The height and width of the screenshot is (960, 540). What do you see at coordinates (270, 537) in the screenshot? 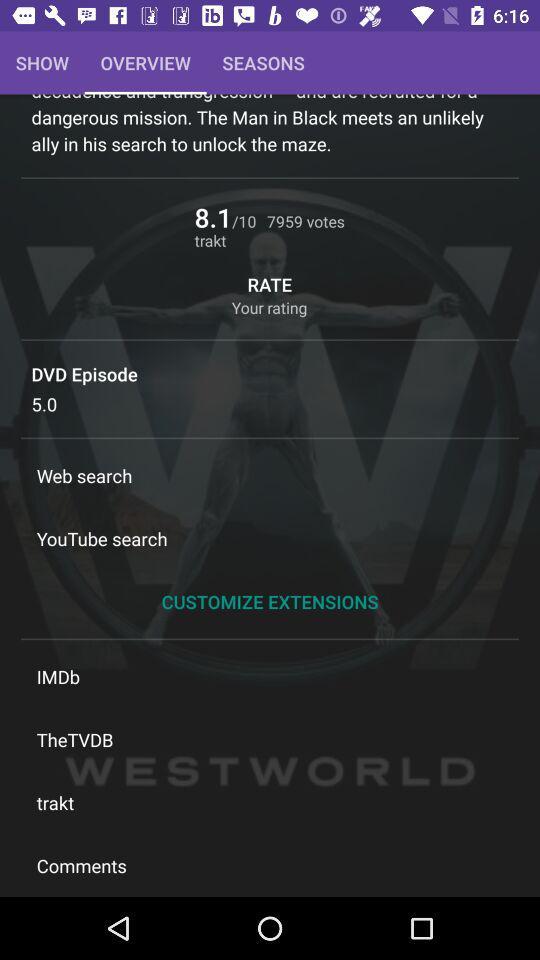
I see `the youtube search` at bounding box center [270, 537].